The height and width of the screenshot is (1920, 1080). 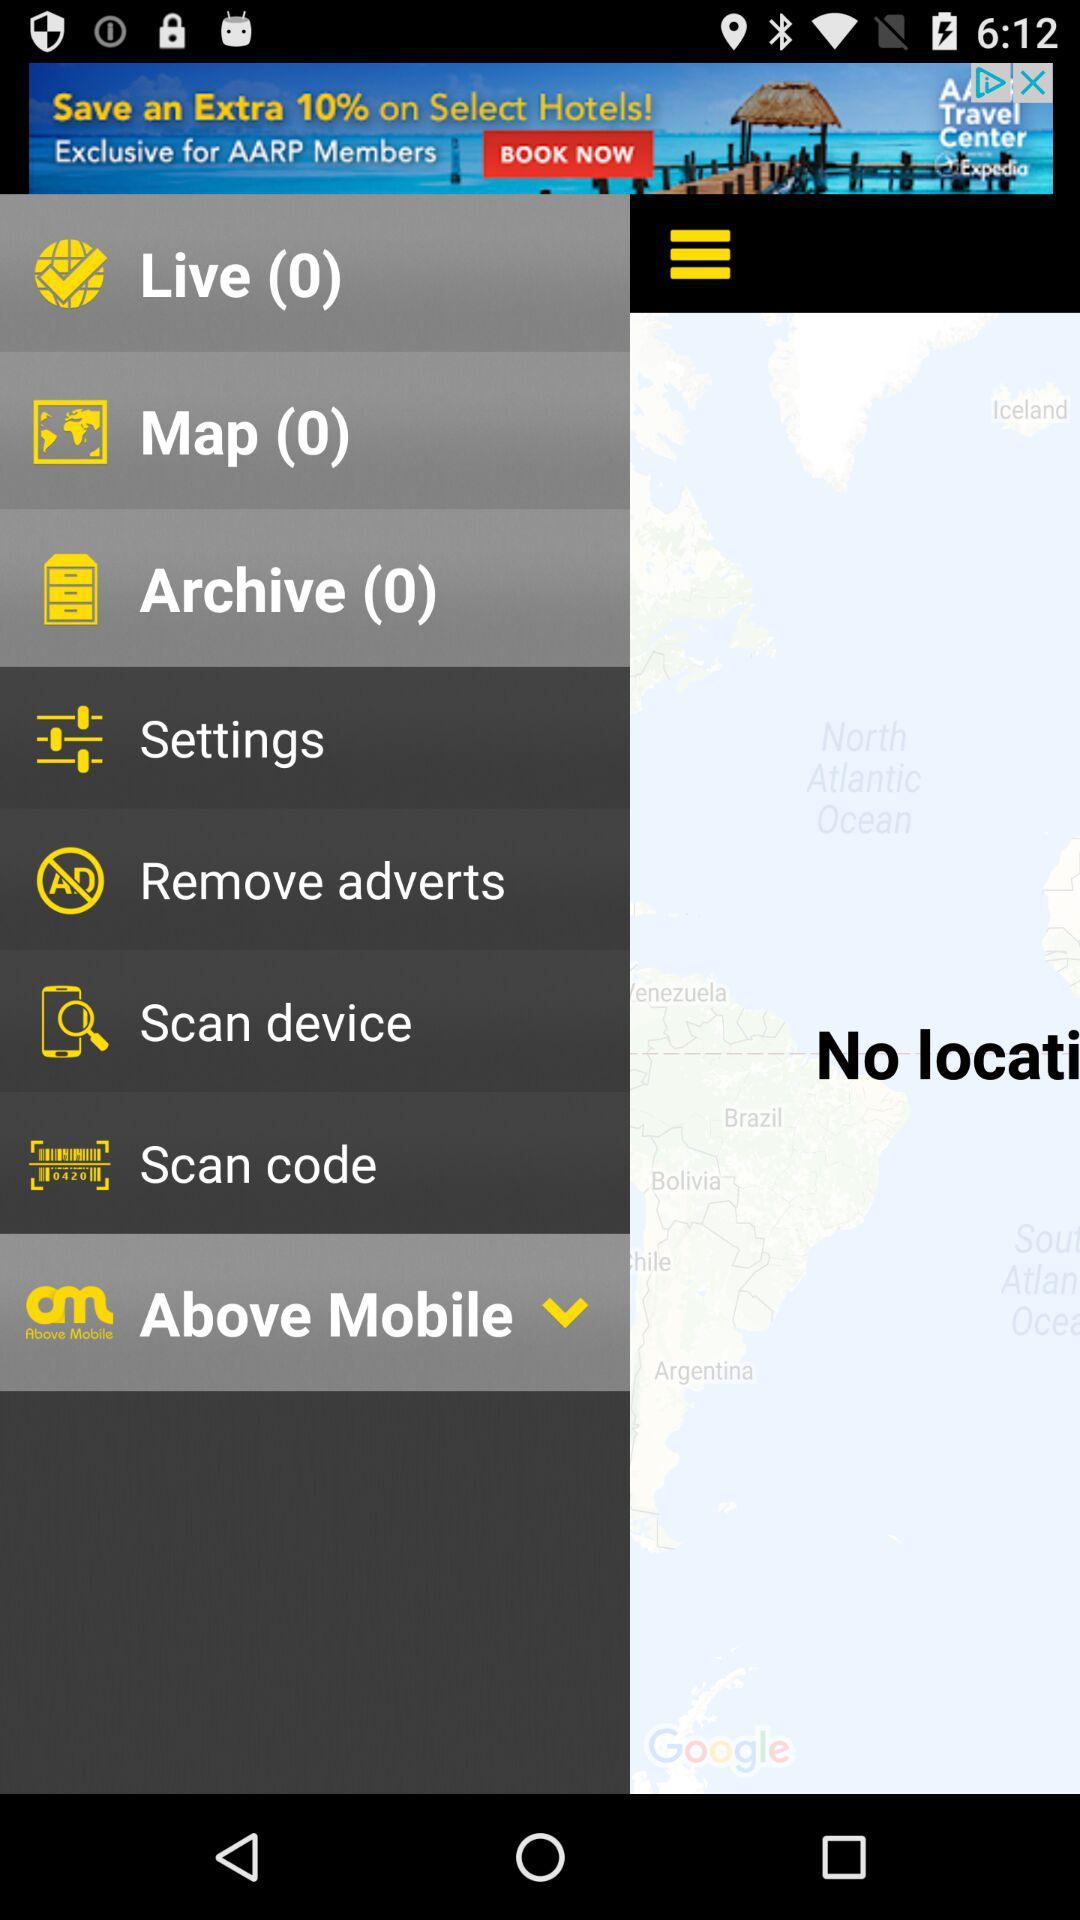 What do you see at coordinates (685, 270) in the screenshot?
I see `the menu icon` at bounding box center [685, 270].